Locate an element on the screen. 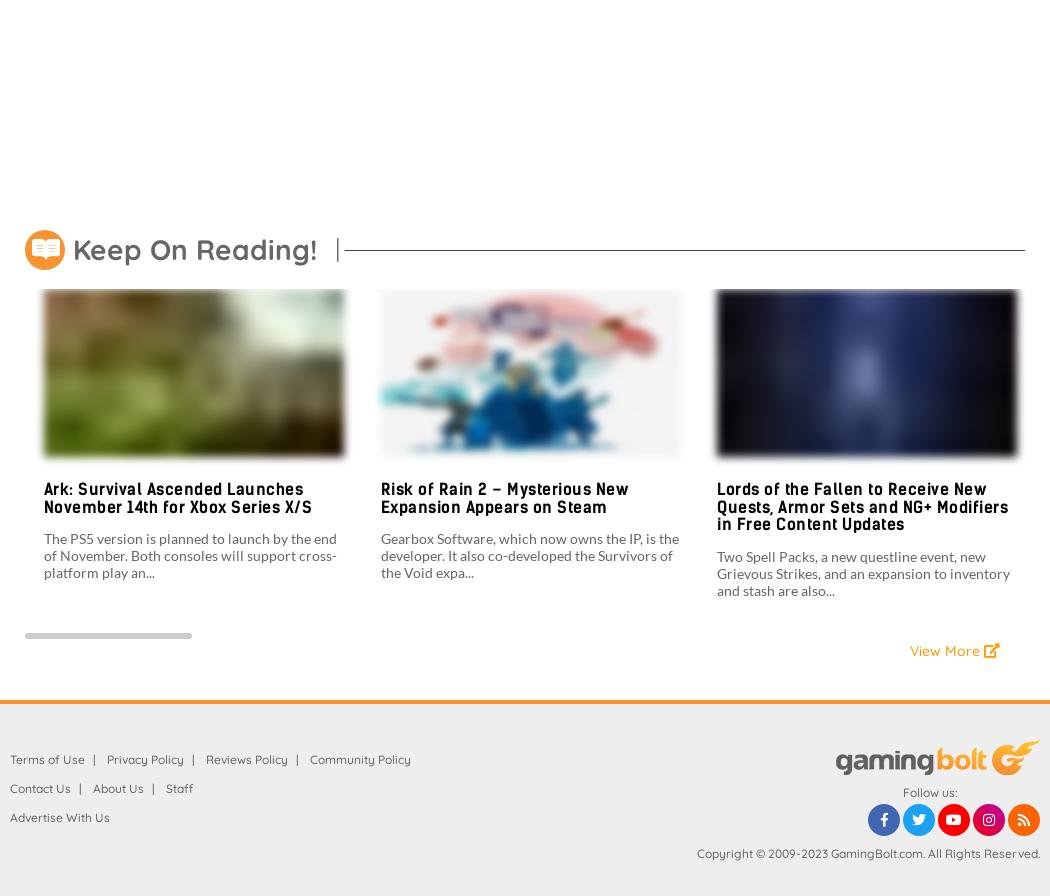 This screenshot has height=896, width=1050. 'Reviews Policy' is located at coordinates (246, 758).